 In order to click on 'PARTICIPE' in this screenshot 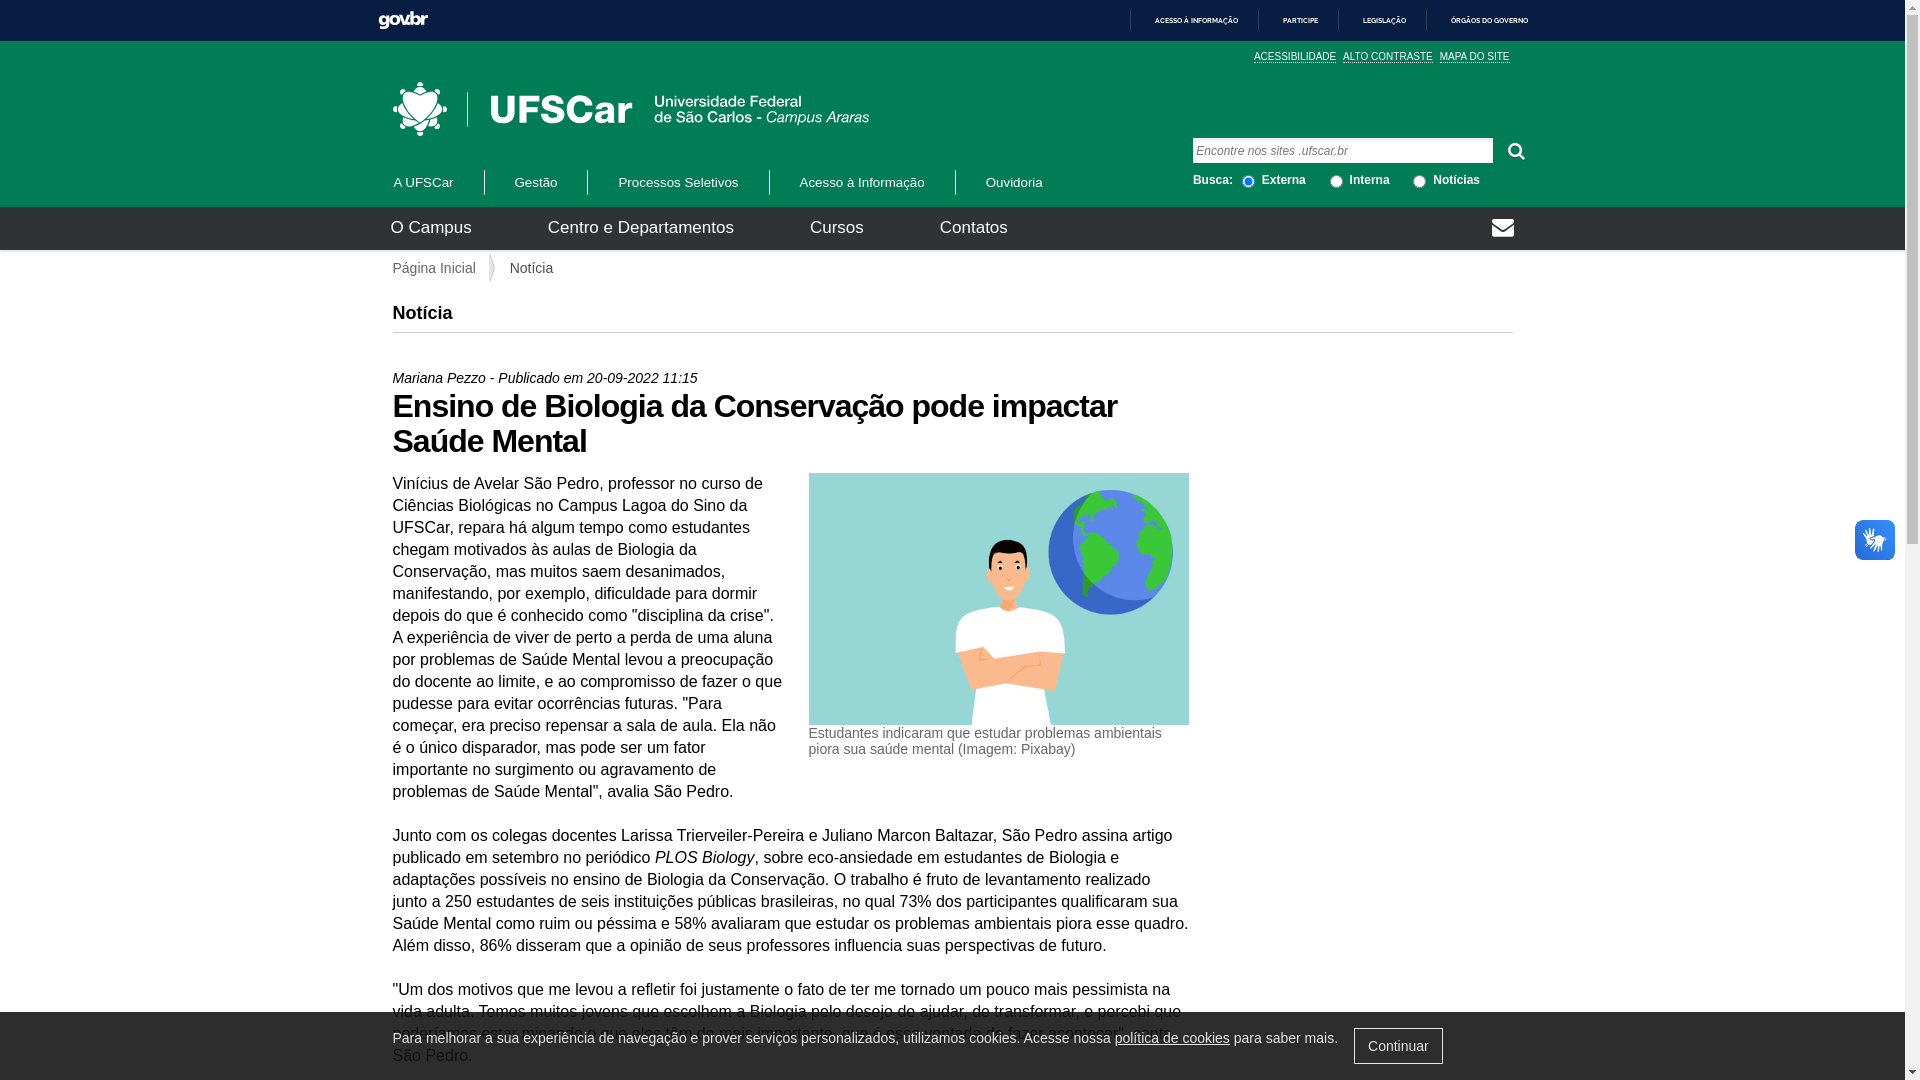, I will do `click(1291, 20)`.